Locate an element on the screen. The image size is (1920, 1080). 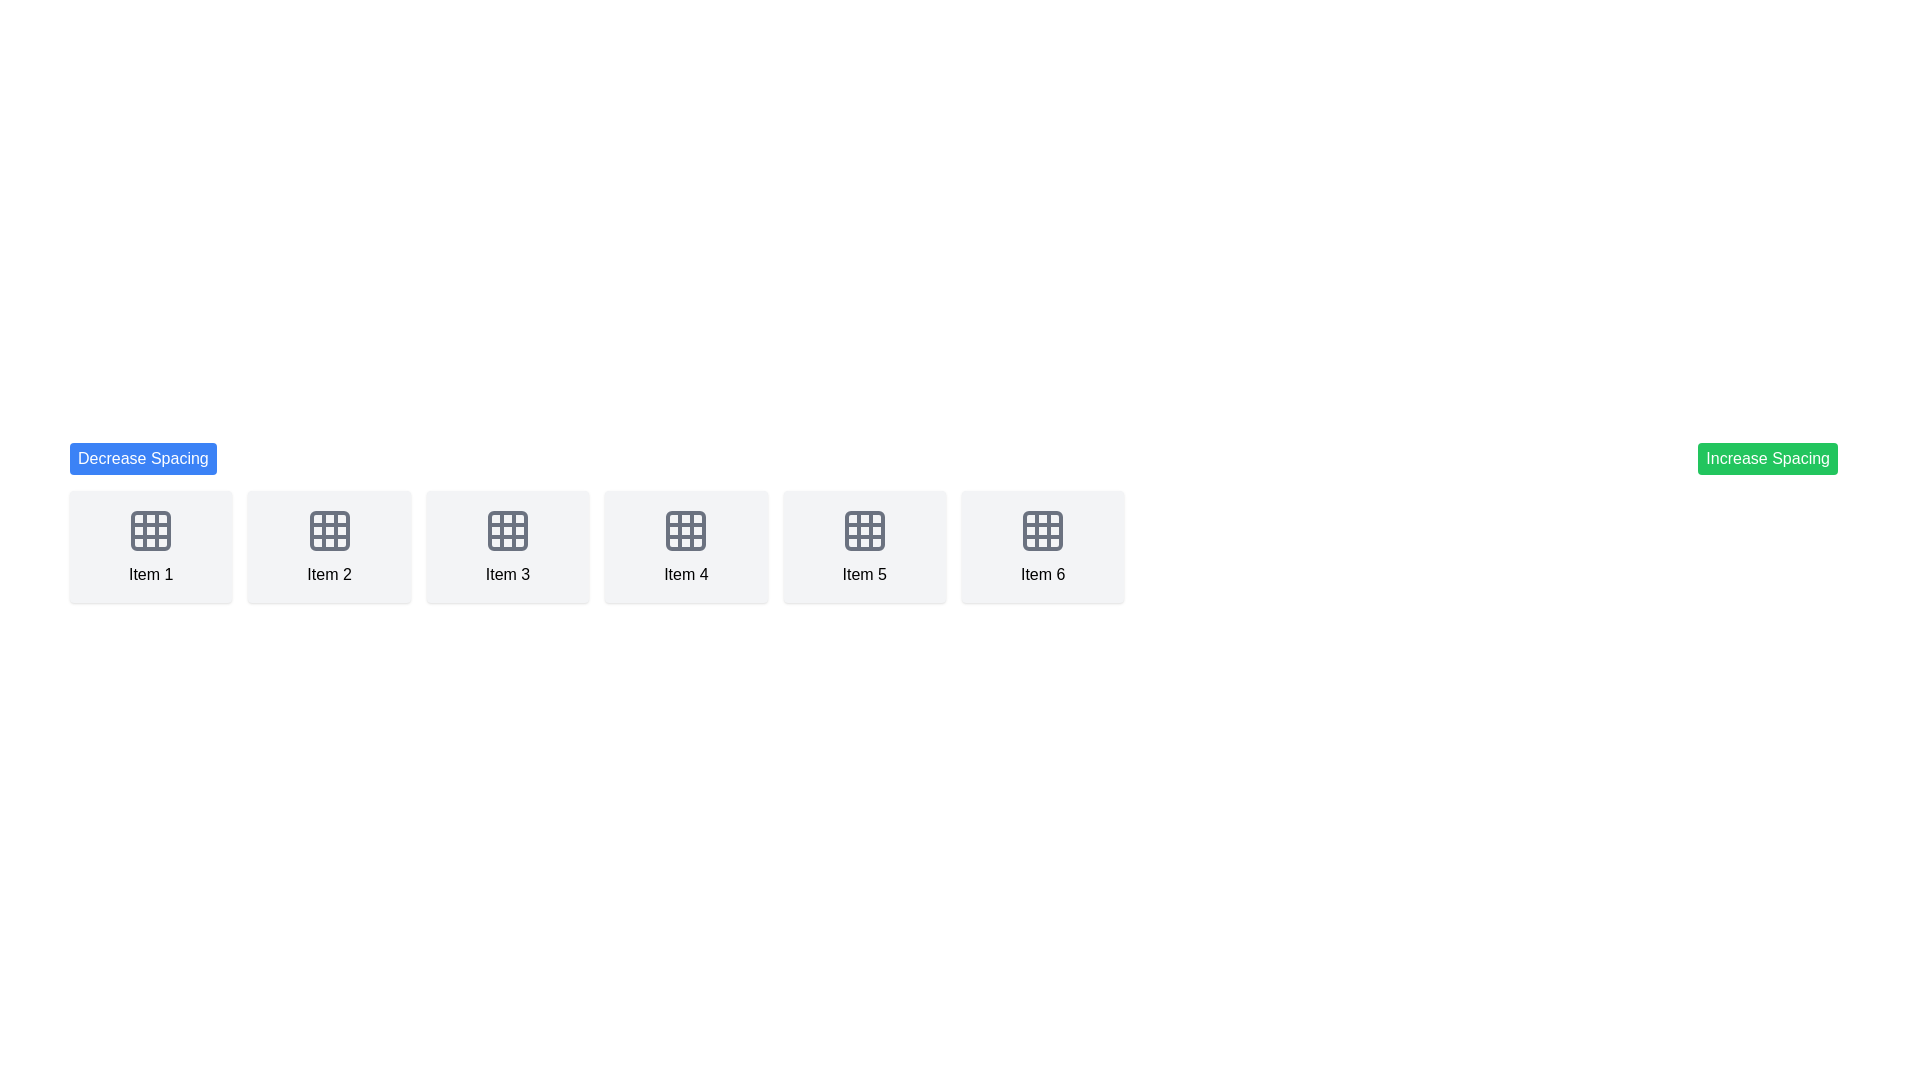
the label located at the bottom-center of the sixth card in a series of six, which identifies the item represented by the card is located at coordinates (1042, 574).